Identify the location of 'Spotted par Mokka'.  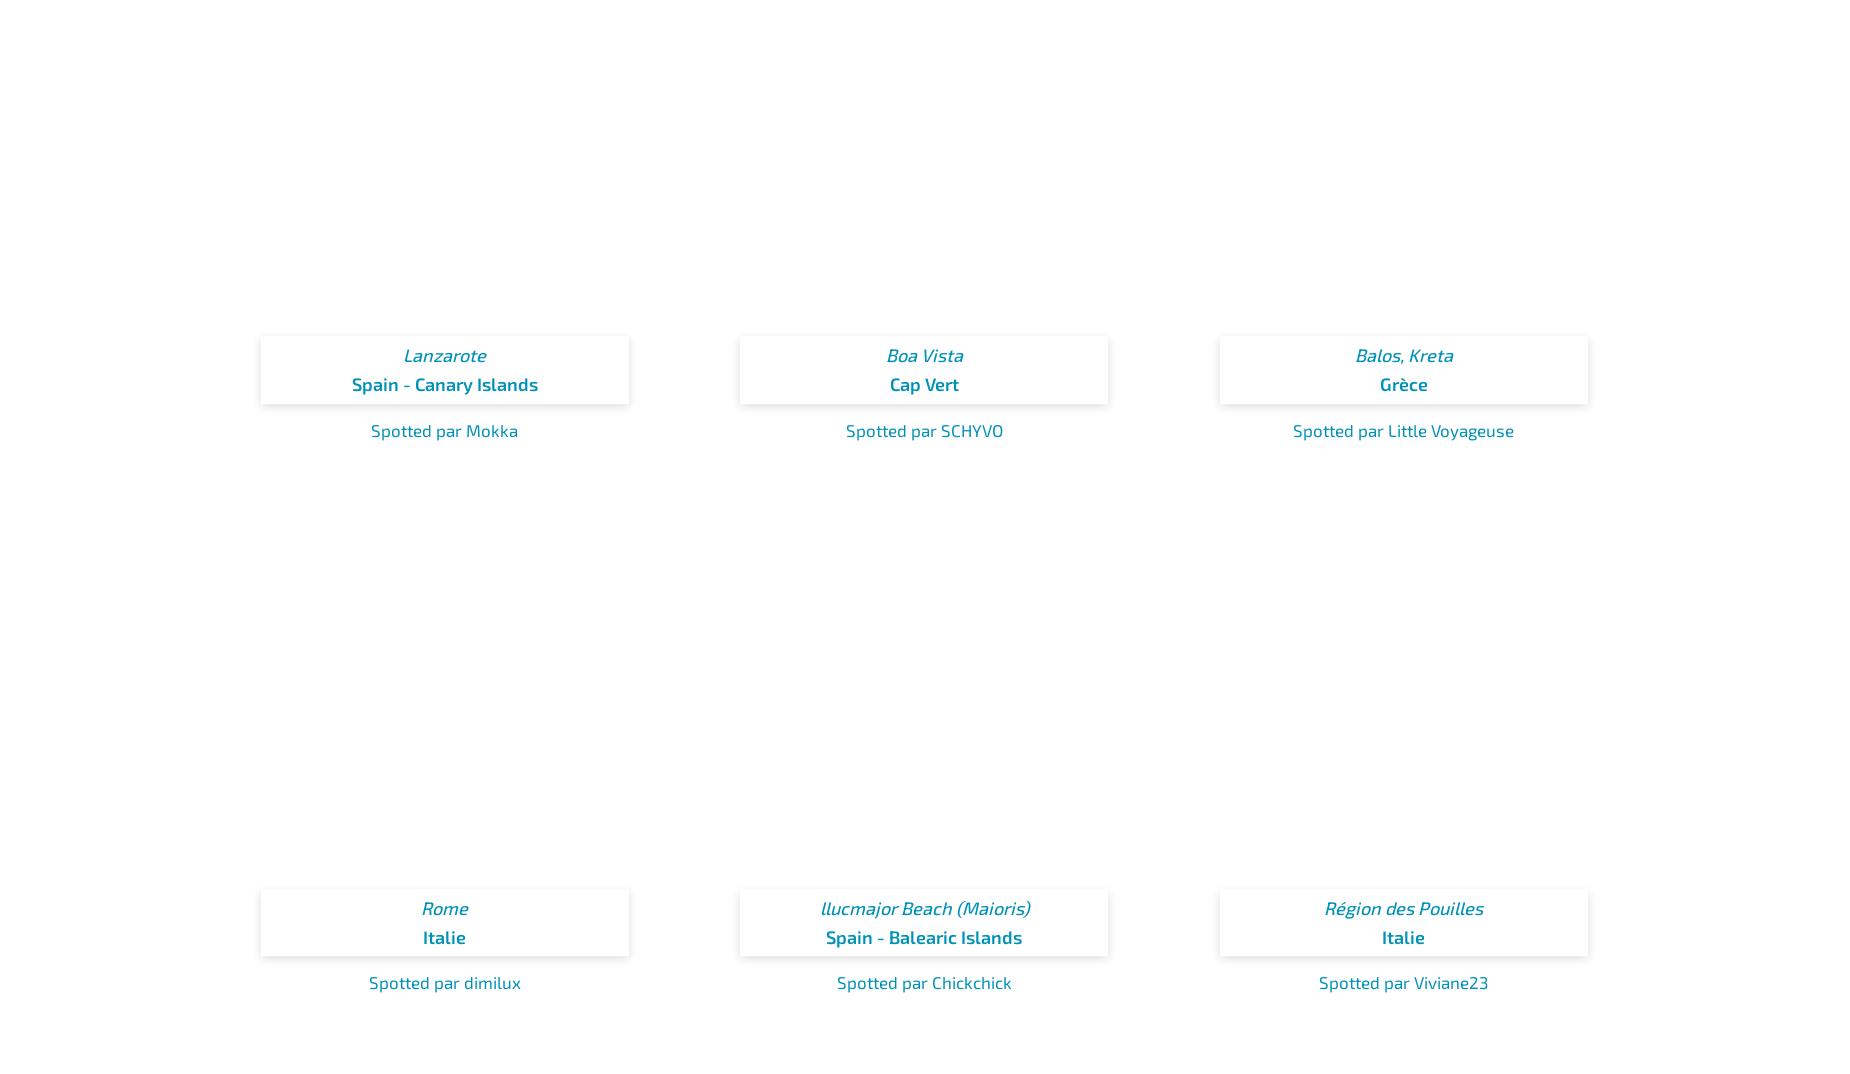
(443, 428).